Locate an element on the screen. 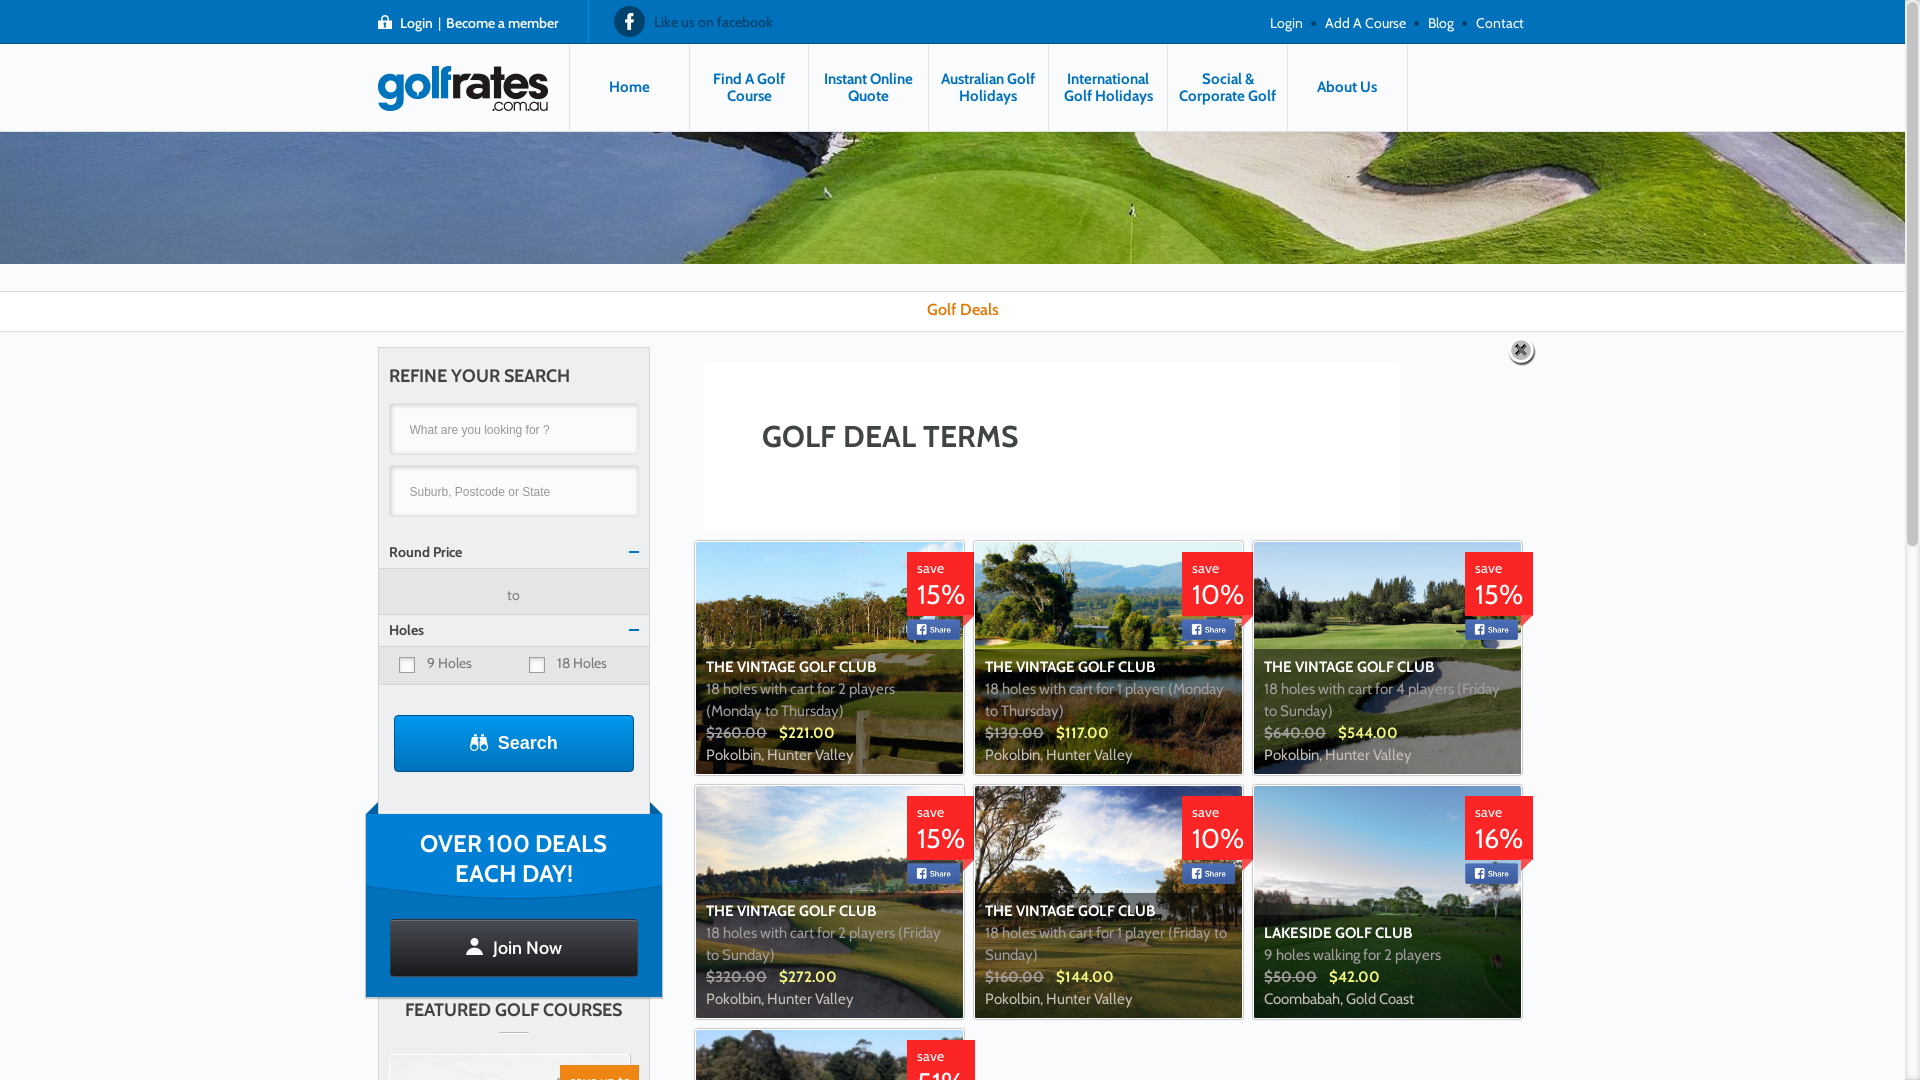 The width and height of the screenshot is (1920, 1080). 'Login' is located at coordinates (398, 21).